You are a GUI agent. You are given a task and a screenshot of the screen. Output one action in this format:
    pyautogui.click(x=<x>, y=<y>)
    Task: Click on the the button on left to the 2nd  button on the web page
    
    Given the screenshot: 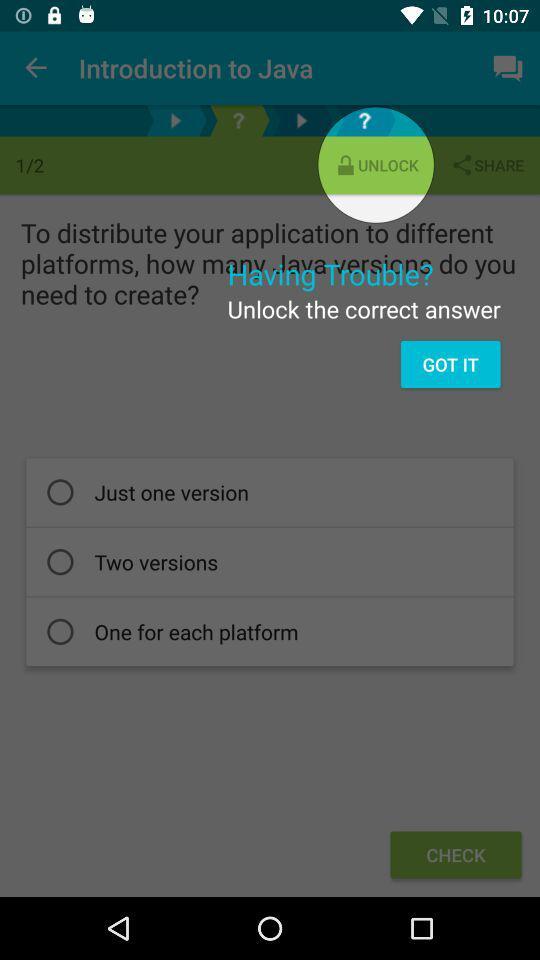 What is the action you would take?
    pyautogui.click(x=300, y=120)
    